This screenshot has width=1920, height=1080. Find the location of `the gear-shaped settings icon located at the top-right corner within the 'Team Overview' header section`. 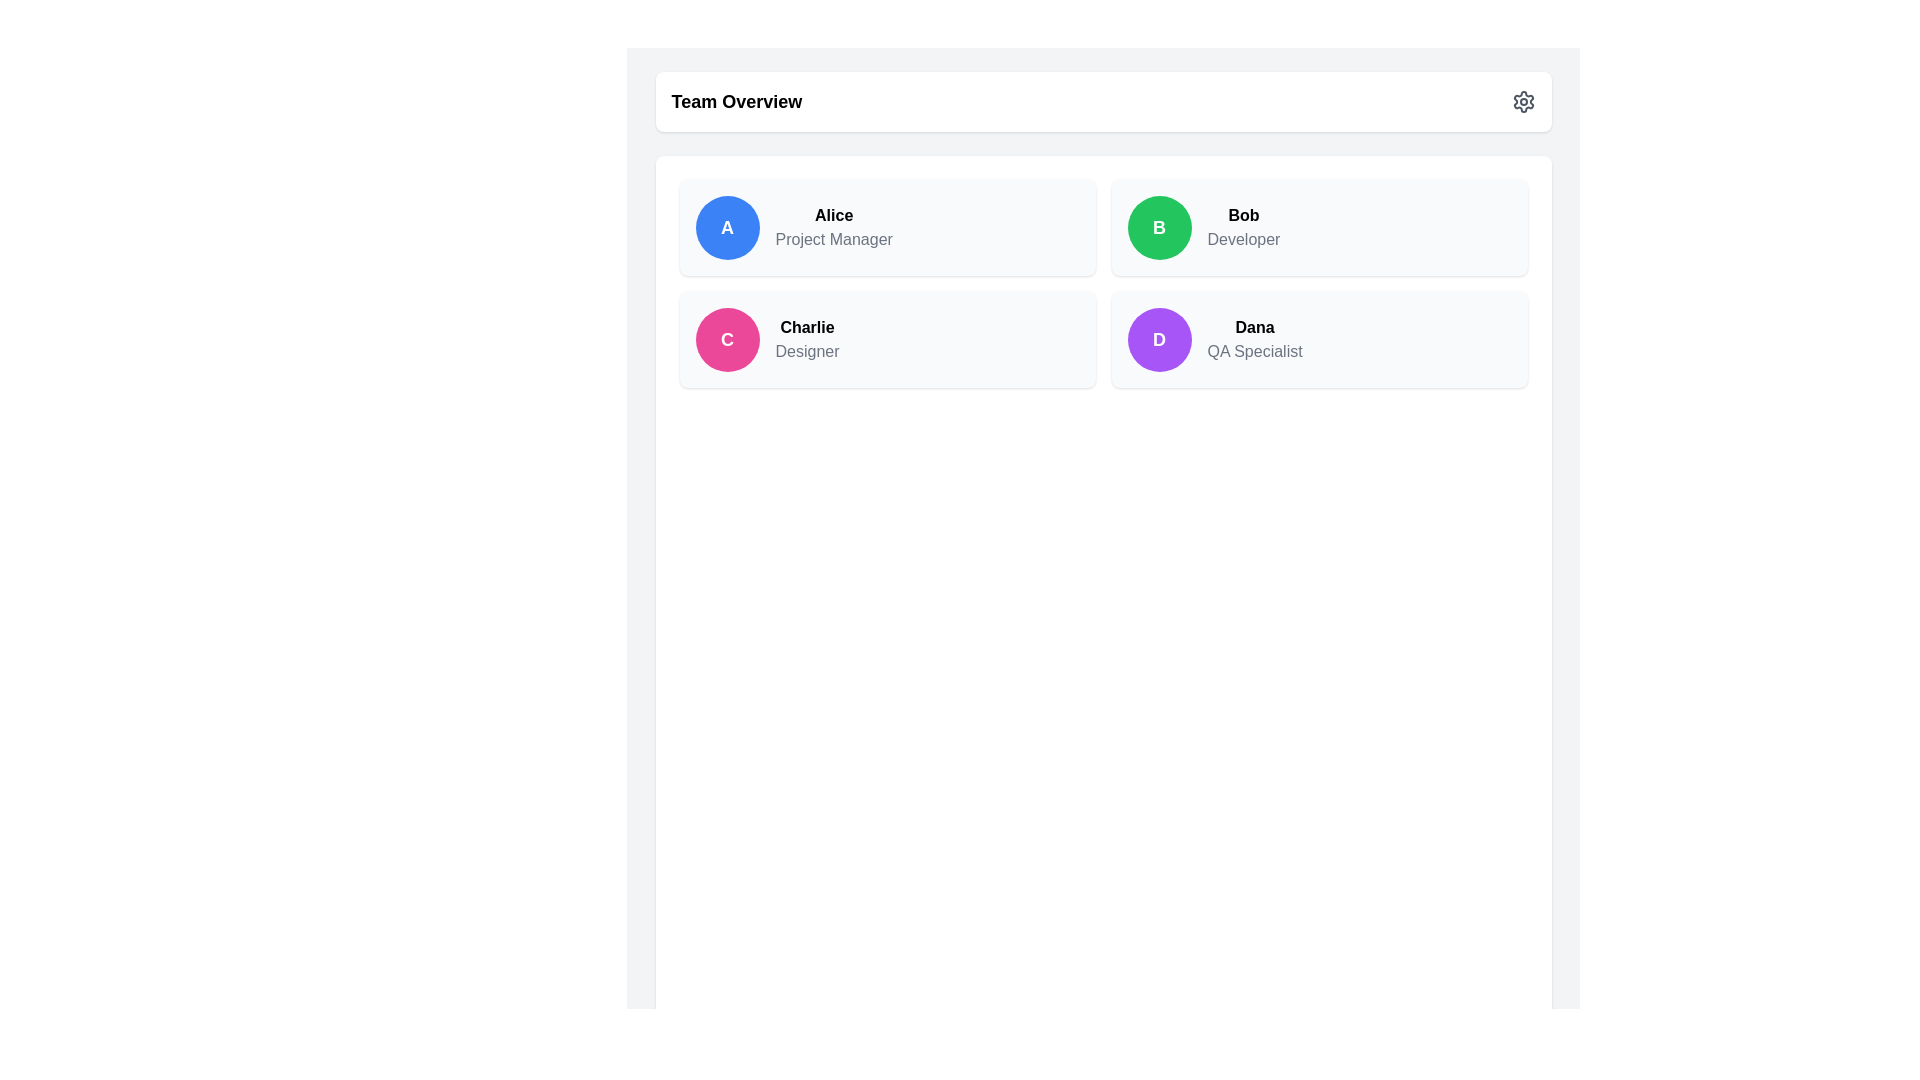

the gear-shaped settings icon located at the top-right corner within the 'Team Overview' header section is located at coordinates (1522, 101).